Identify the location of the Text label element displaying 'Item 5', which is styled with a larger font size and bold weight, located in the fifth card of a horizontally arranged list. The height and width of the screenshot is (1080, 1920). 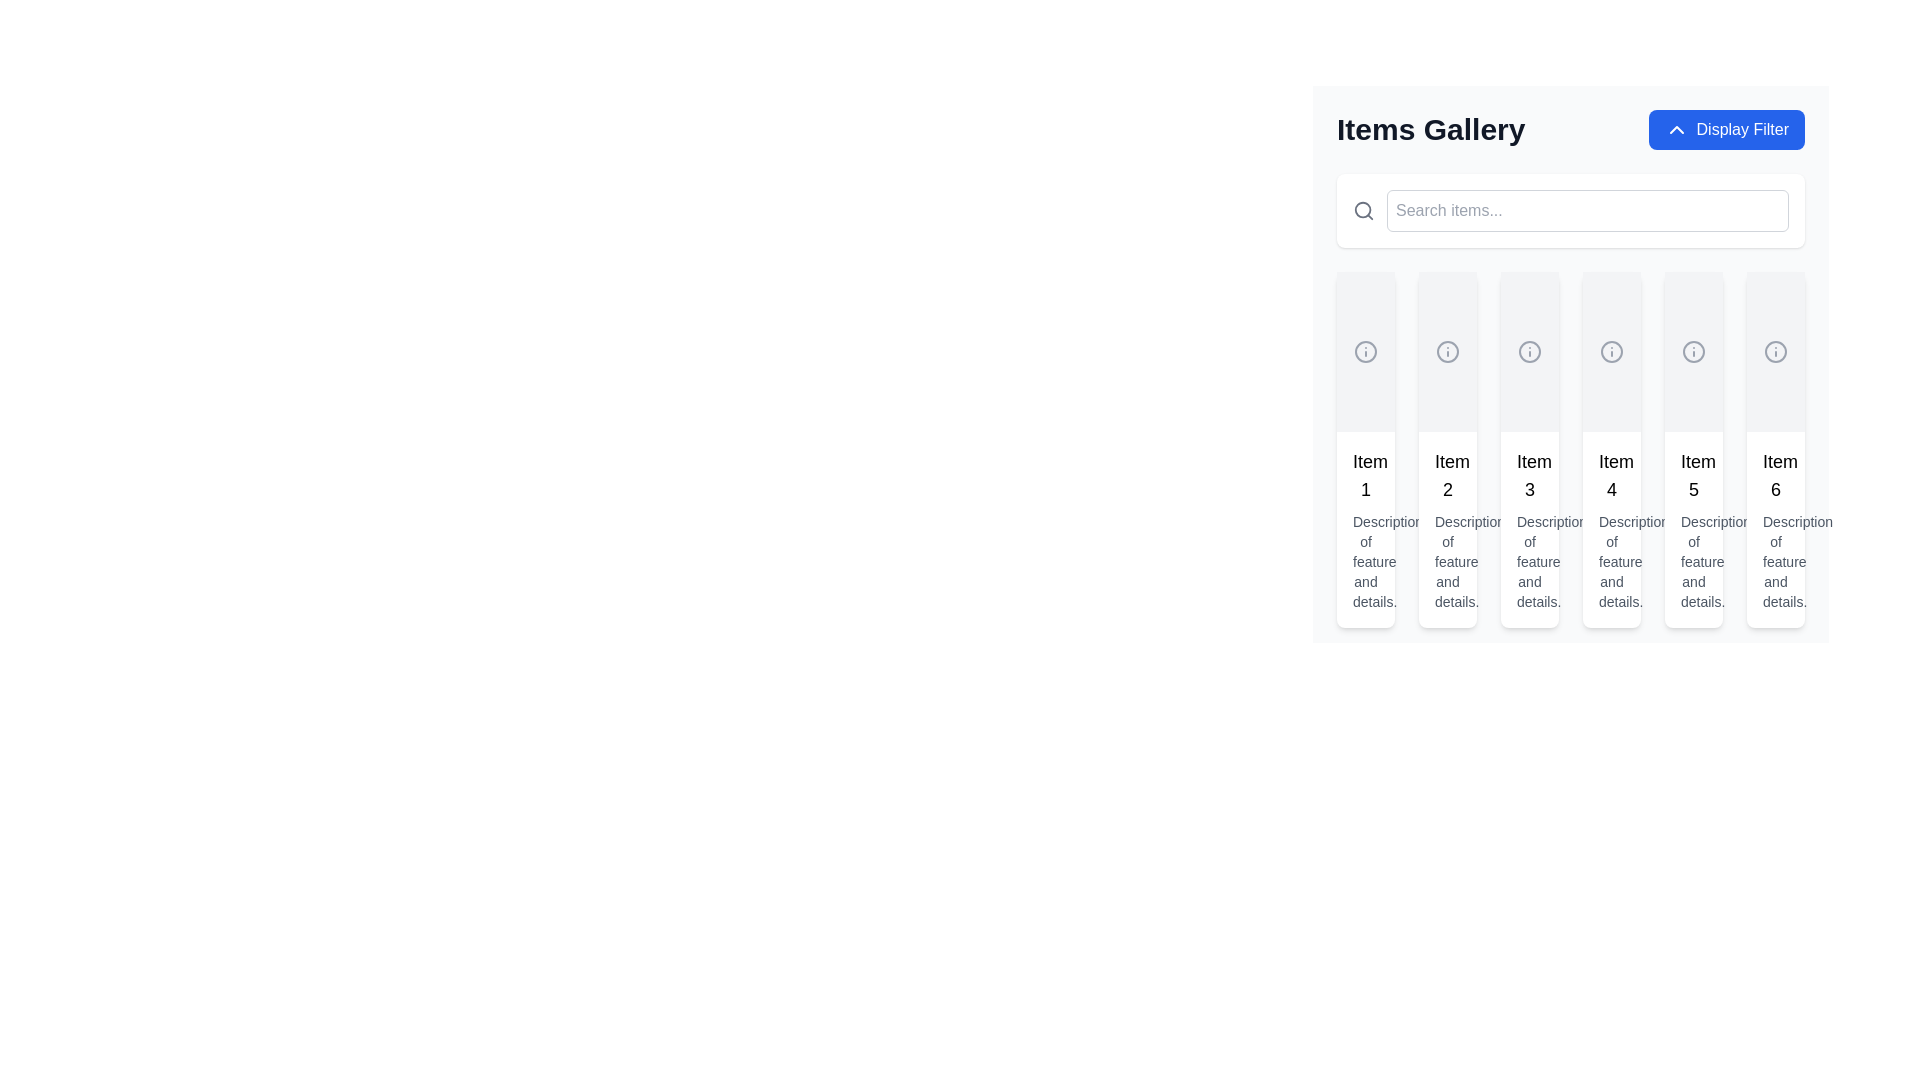
(1693, 475).